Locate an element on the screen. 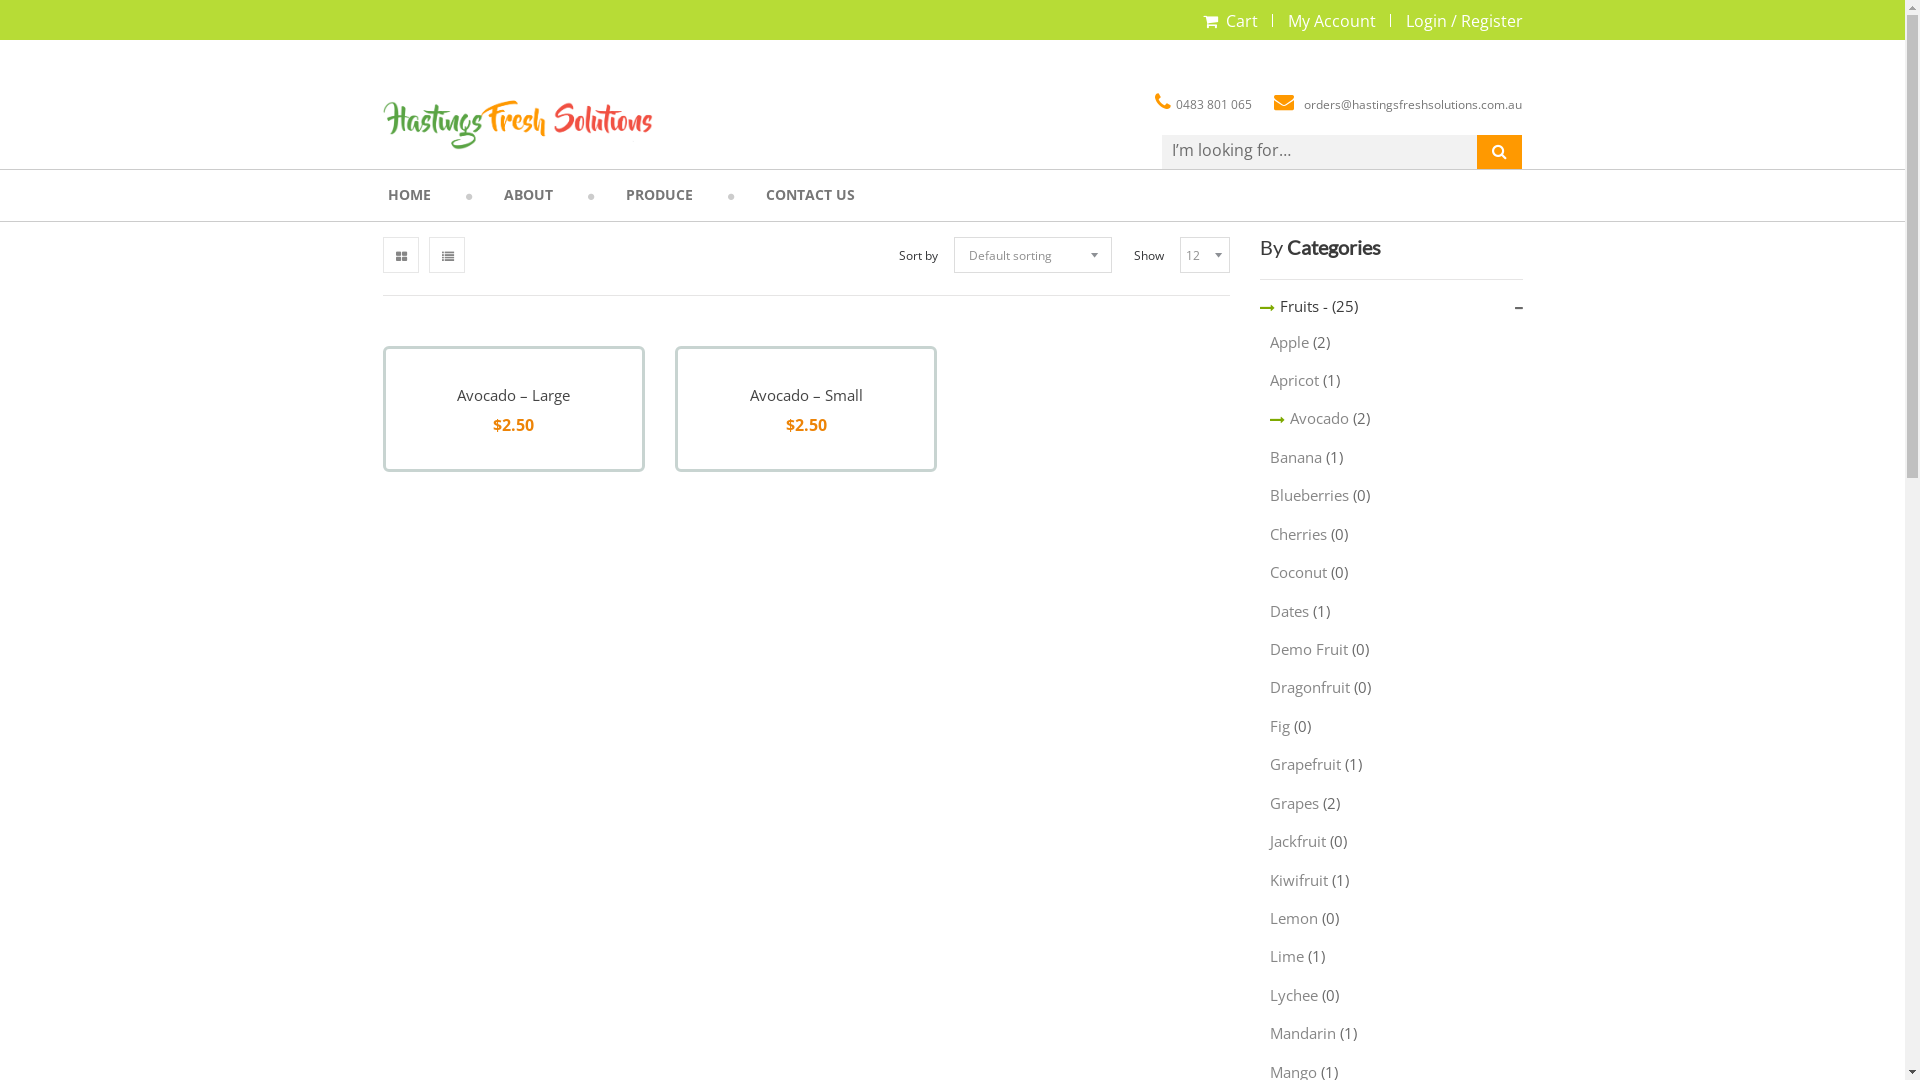  'CONTACT US' is located at coordinates (809, 195).